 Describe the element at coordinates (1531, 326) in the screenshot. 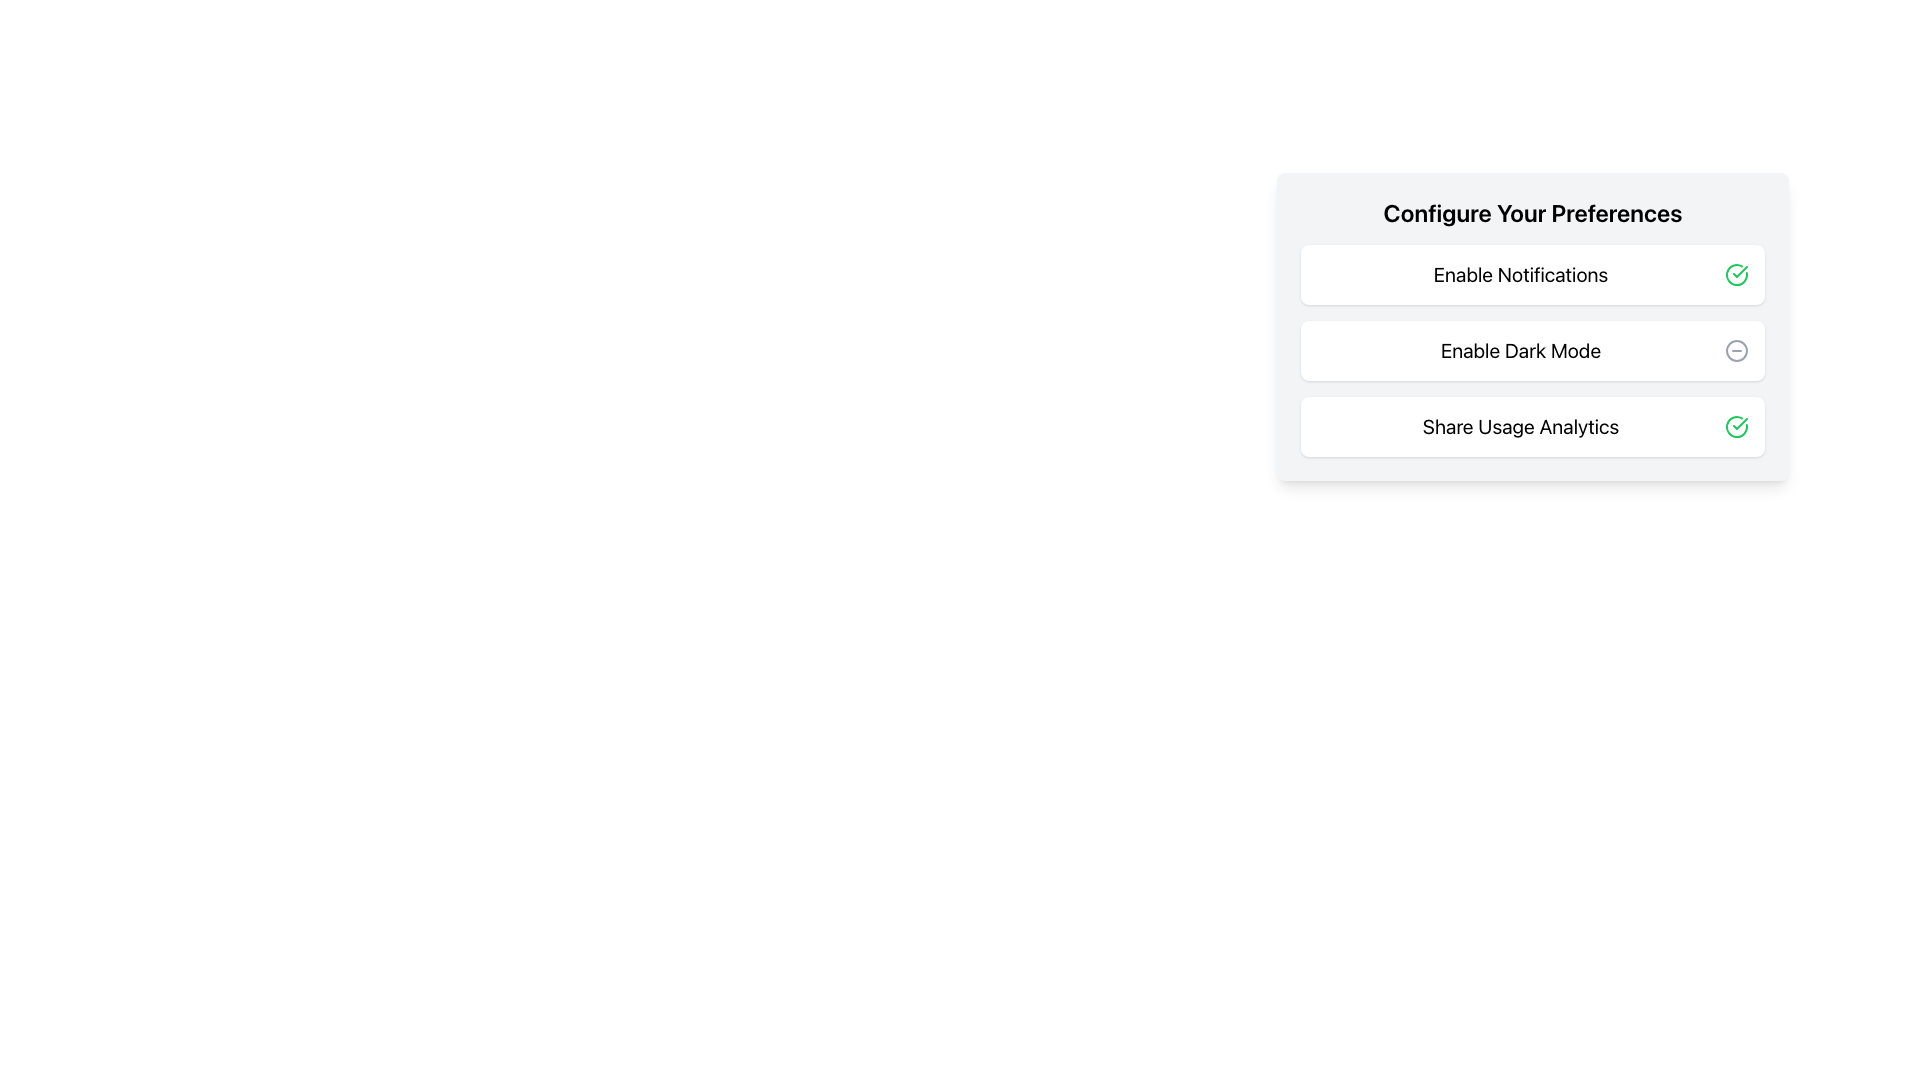

I see `the 'Enable Dark Mode' toggle control within the 'Configure Your Preferences' panel` at that location.